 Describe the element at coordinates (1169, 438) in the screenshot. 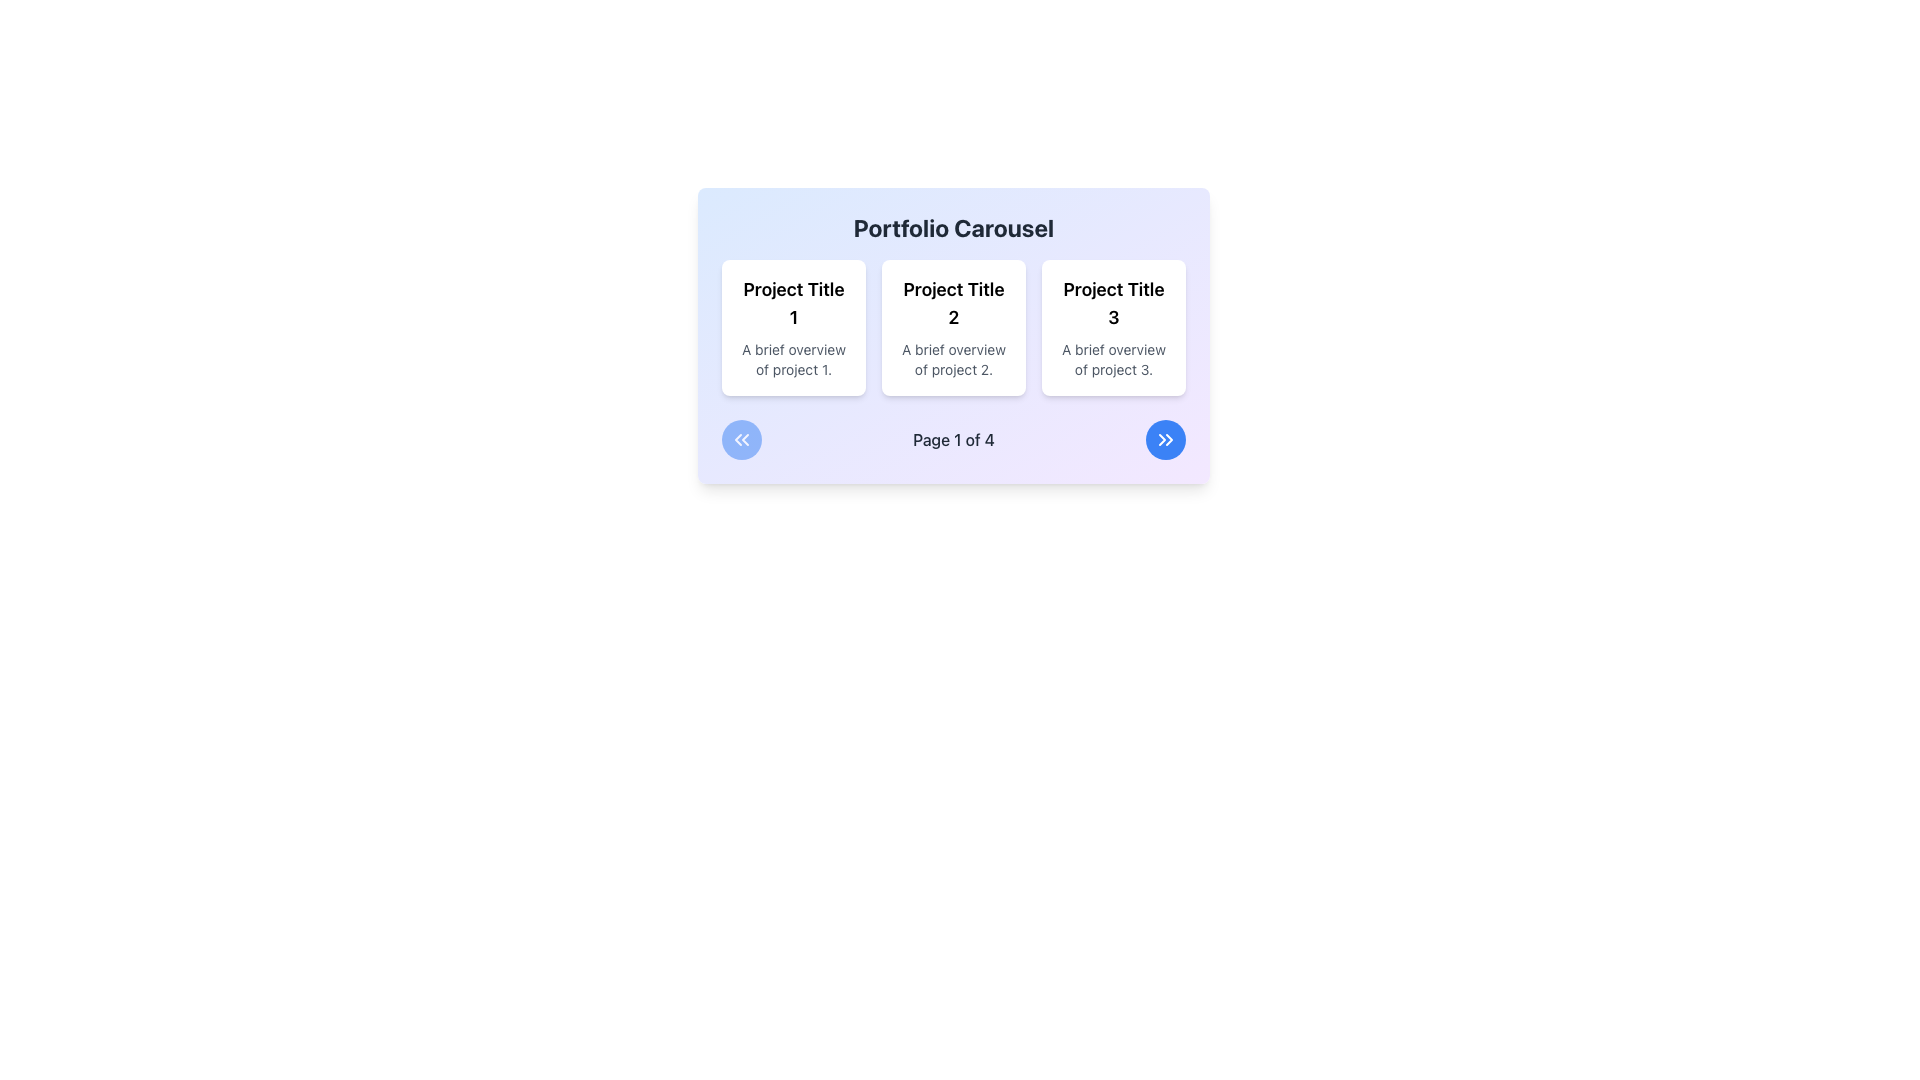

I see `the second right-facing chevron icon within the navigation button area on the right side of the portfolio carousel` at that location.